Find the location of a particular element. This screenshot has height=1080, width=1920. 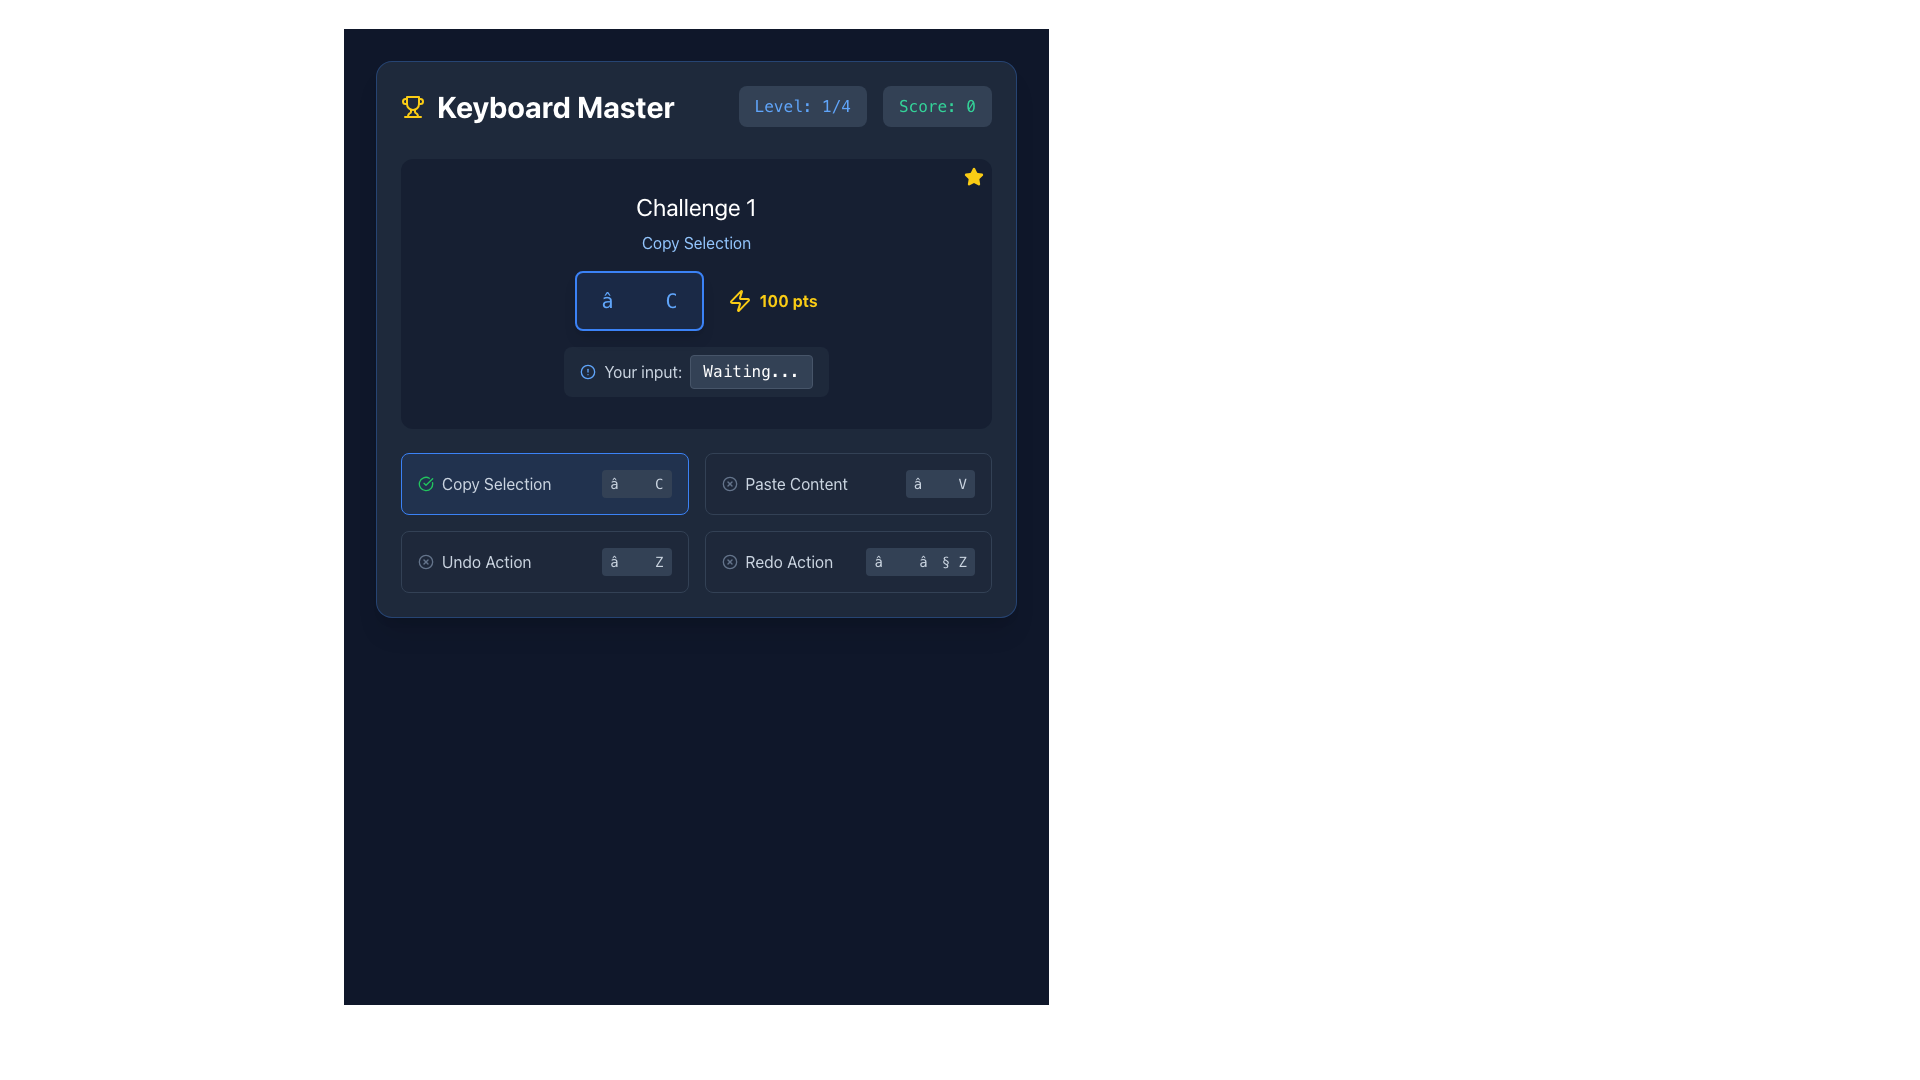

the progress label indicating '1/4', located in the top-right section of the interface to the right of 'Keyboard Master', within a rounded rectangle with a slate-gray background is located at coordinates (802, 106).